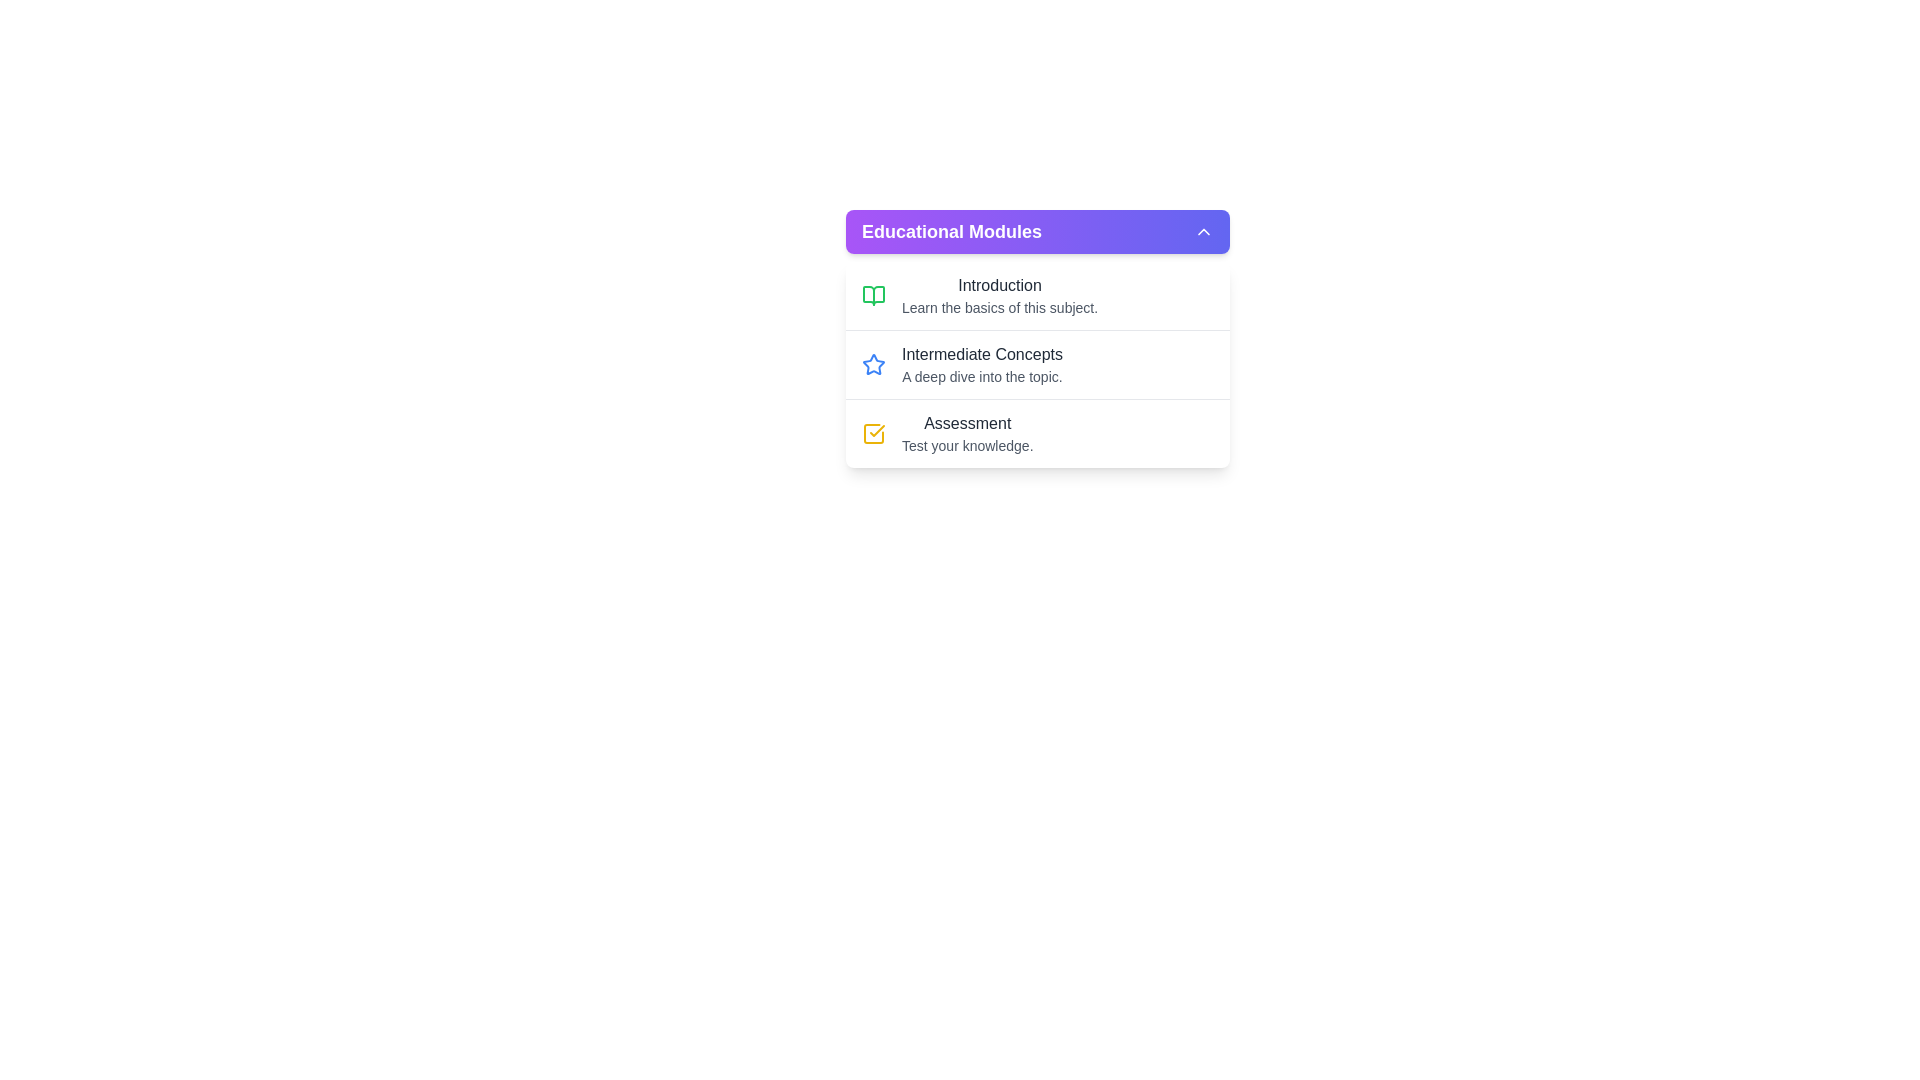  Describe the element at coordinates (873, 296) in the screenshot. I see `the visual identifier icon for the 'Introduction' section, located at the far left of the 'Introduction' list item within the educational module sections` at that location.